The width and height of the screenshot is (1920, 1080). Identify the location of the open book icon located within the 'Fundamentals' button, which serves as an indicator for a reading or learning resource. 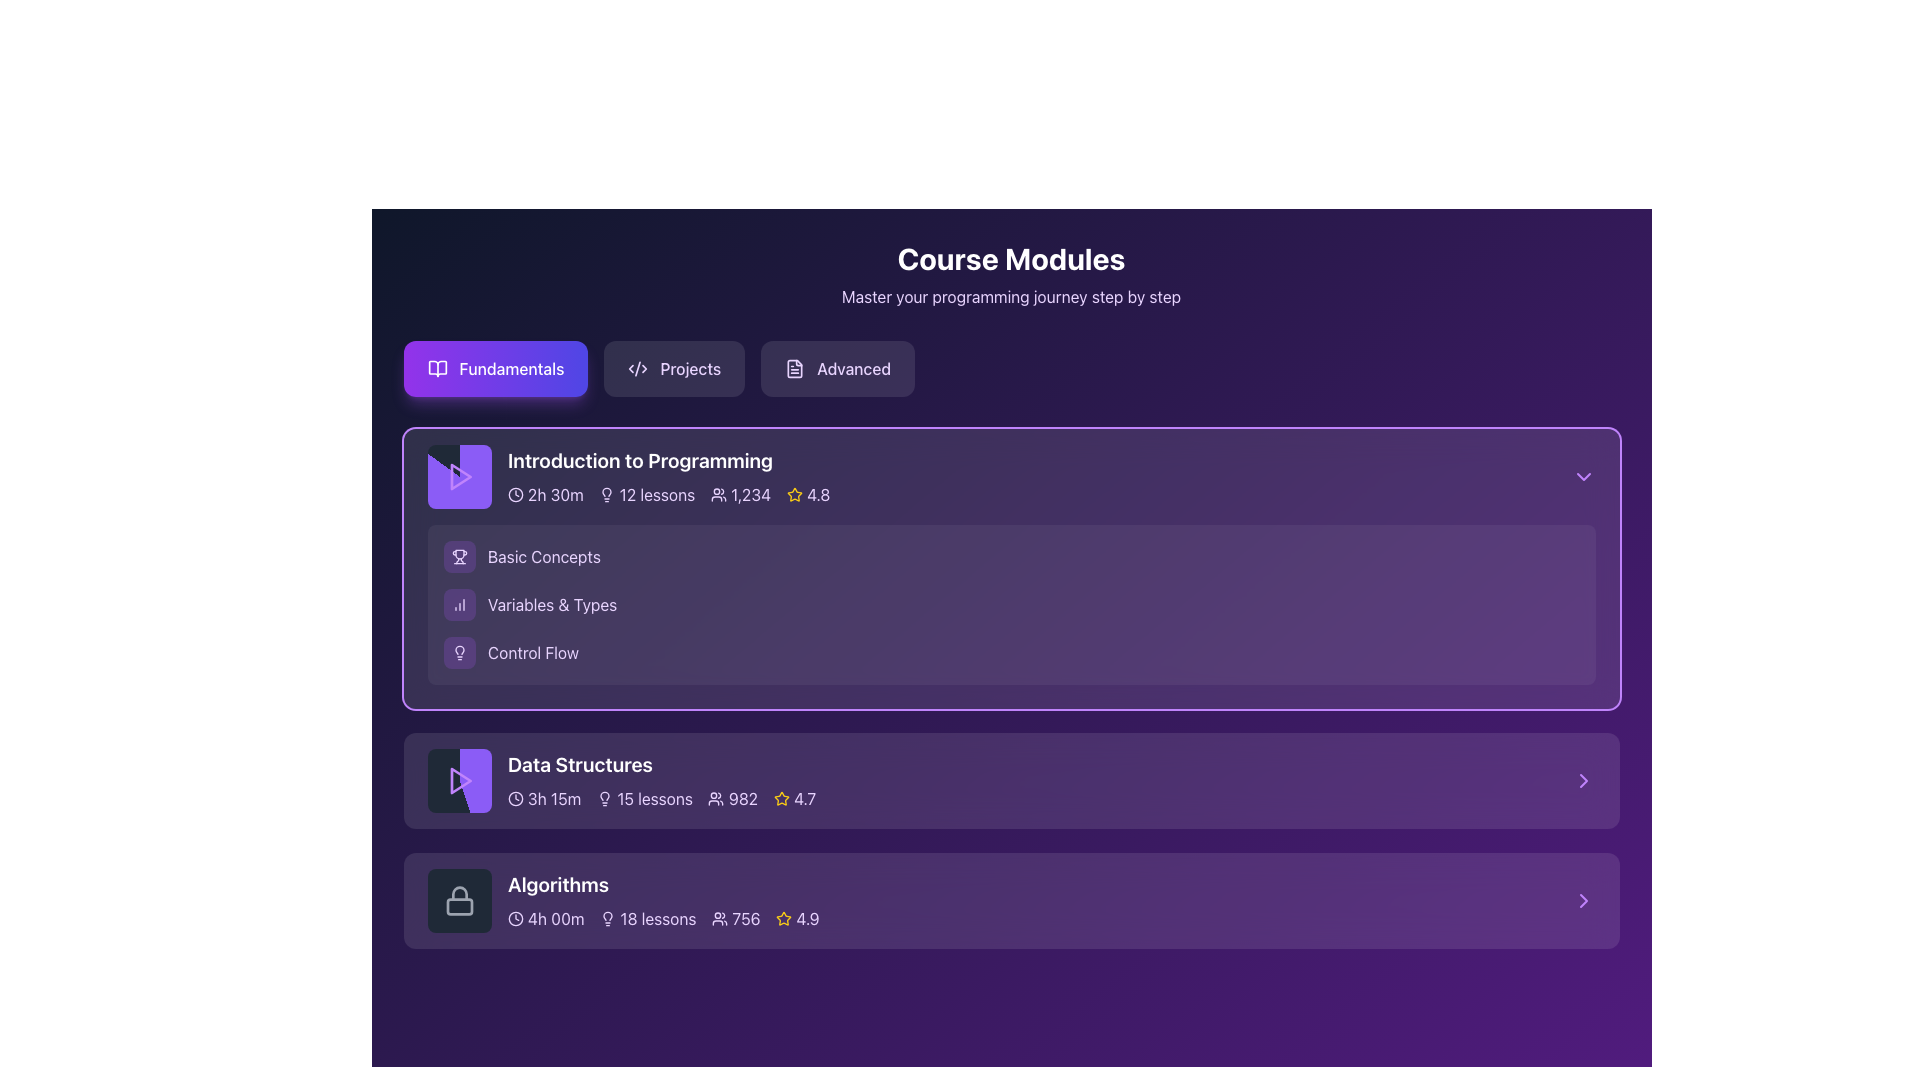
(436, 369).